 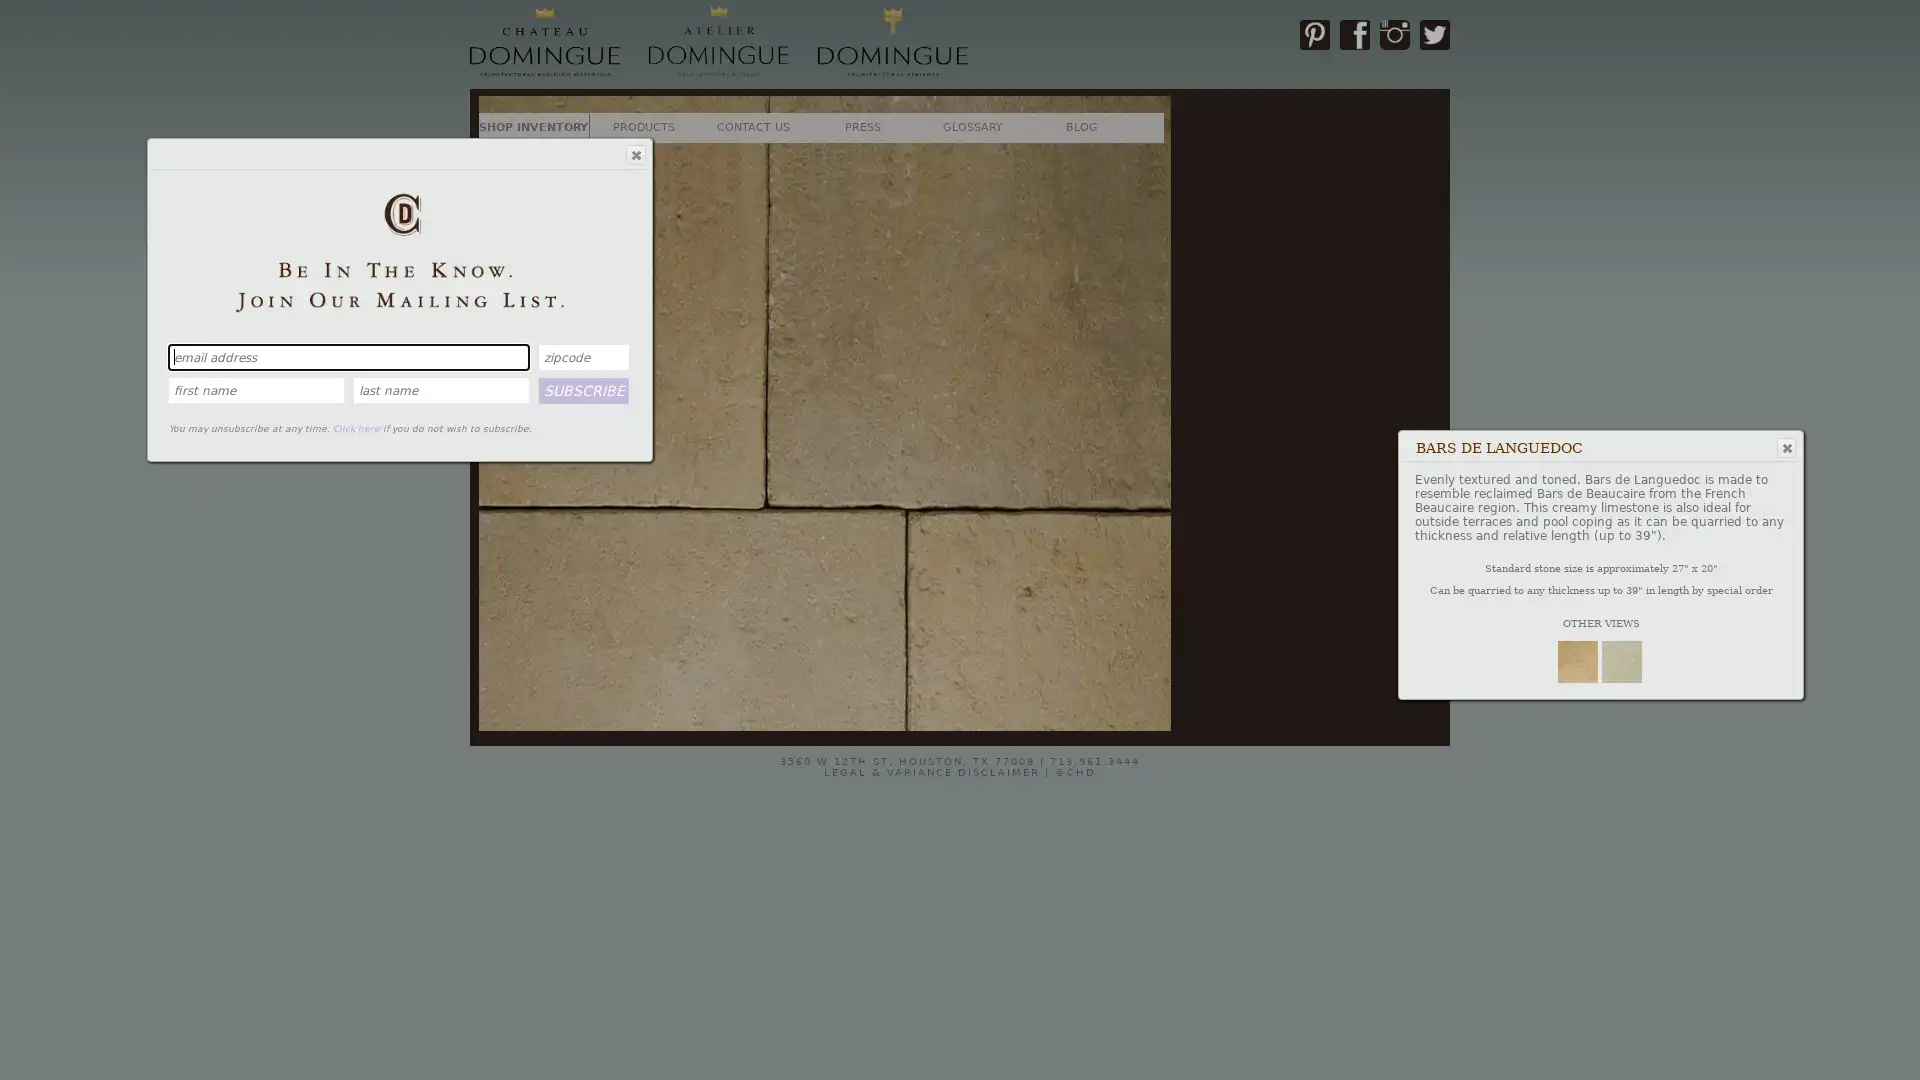 I want to click on Close, so click(x=633, y=153).